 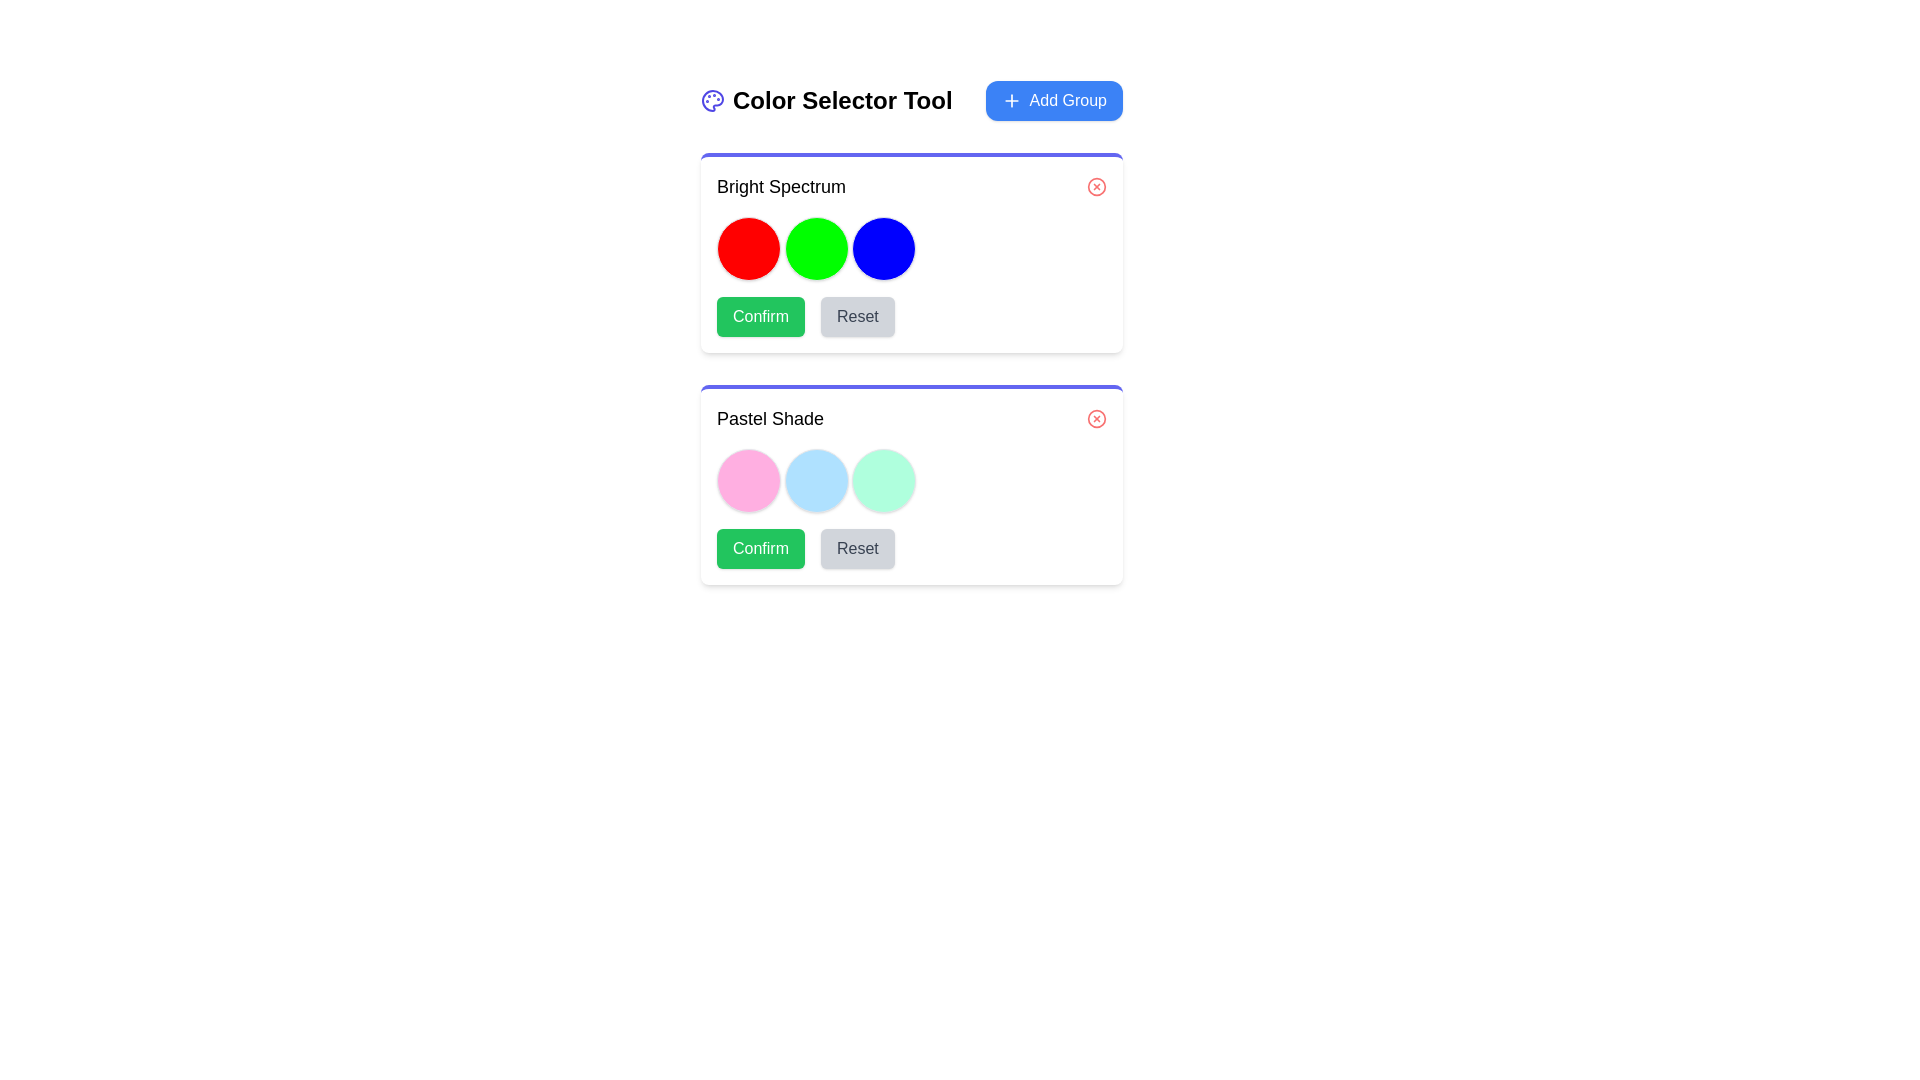 What do you see at coordinates (857, 548) in the screenshot?
I see `the 'Reset' button, which is a rectangular button with a light gray background and rounded corners, containing the text 'Reset' in gray font. It is positioned on the right side of the 'Confirm' button in the 'Pastel Shade' section` at bounding box center [857, 548].